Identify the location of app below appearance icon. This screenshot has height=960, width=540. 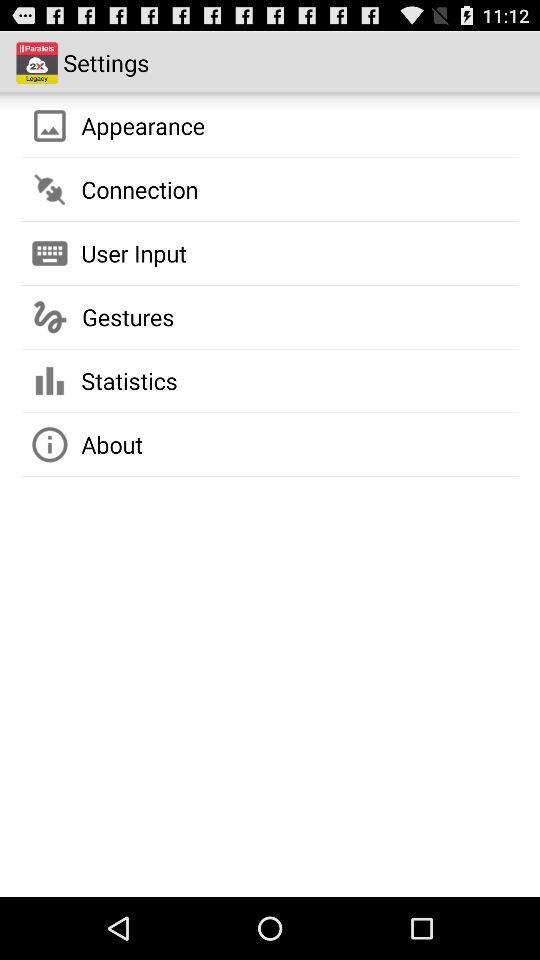
(138, 189).